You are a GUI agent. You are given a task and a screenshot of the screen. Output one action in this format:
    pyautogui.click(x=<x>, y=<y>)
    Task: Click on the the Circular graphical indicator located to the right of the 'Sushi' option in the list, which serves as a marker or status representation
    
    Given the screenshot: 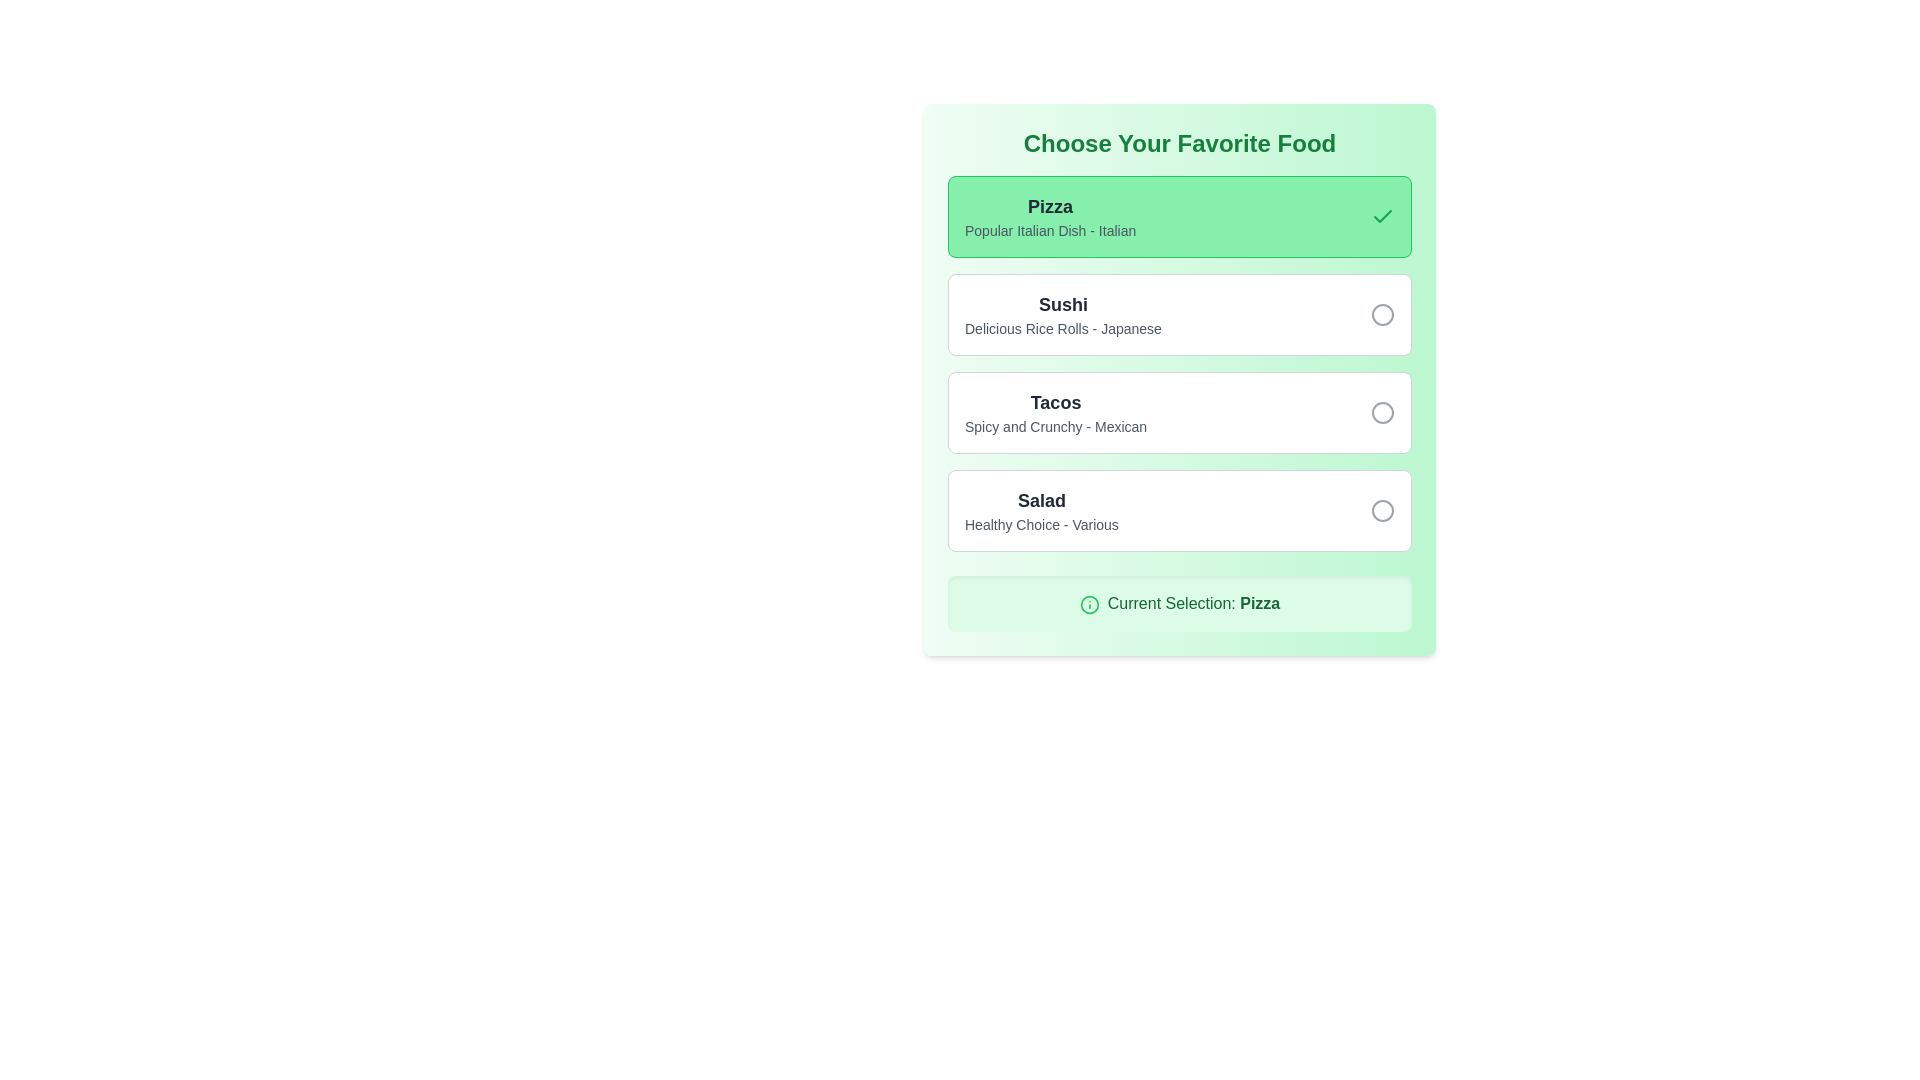 What is the action you would take?
    pyautogui.click(x=1381, y=315)
    